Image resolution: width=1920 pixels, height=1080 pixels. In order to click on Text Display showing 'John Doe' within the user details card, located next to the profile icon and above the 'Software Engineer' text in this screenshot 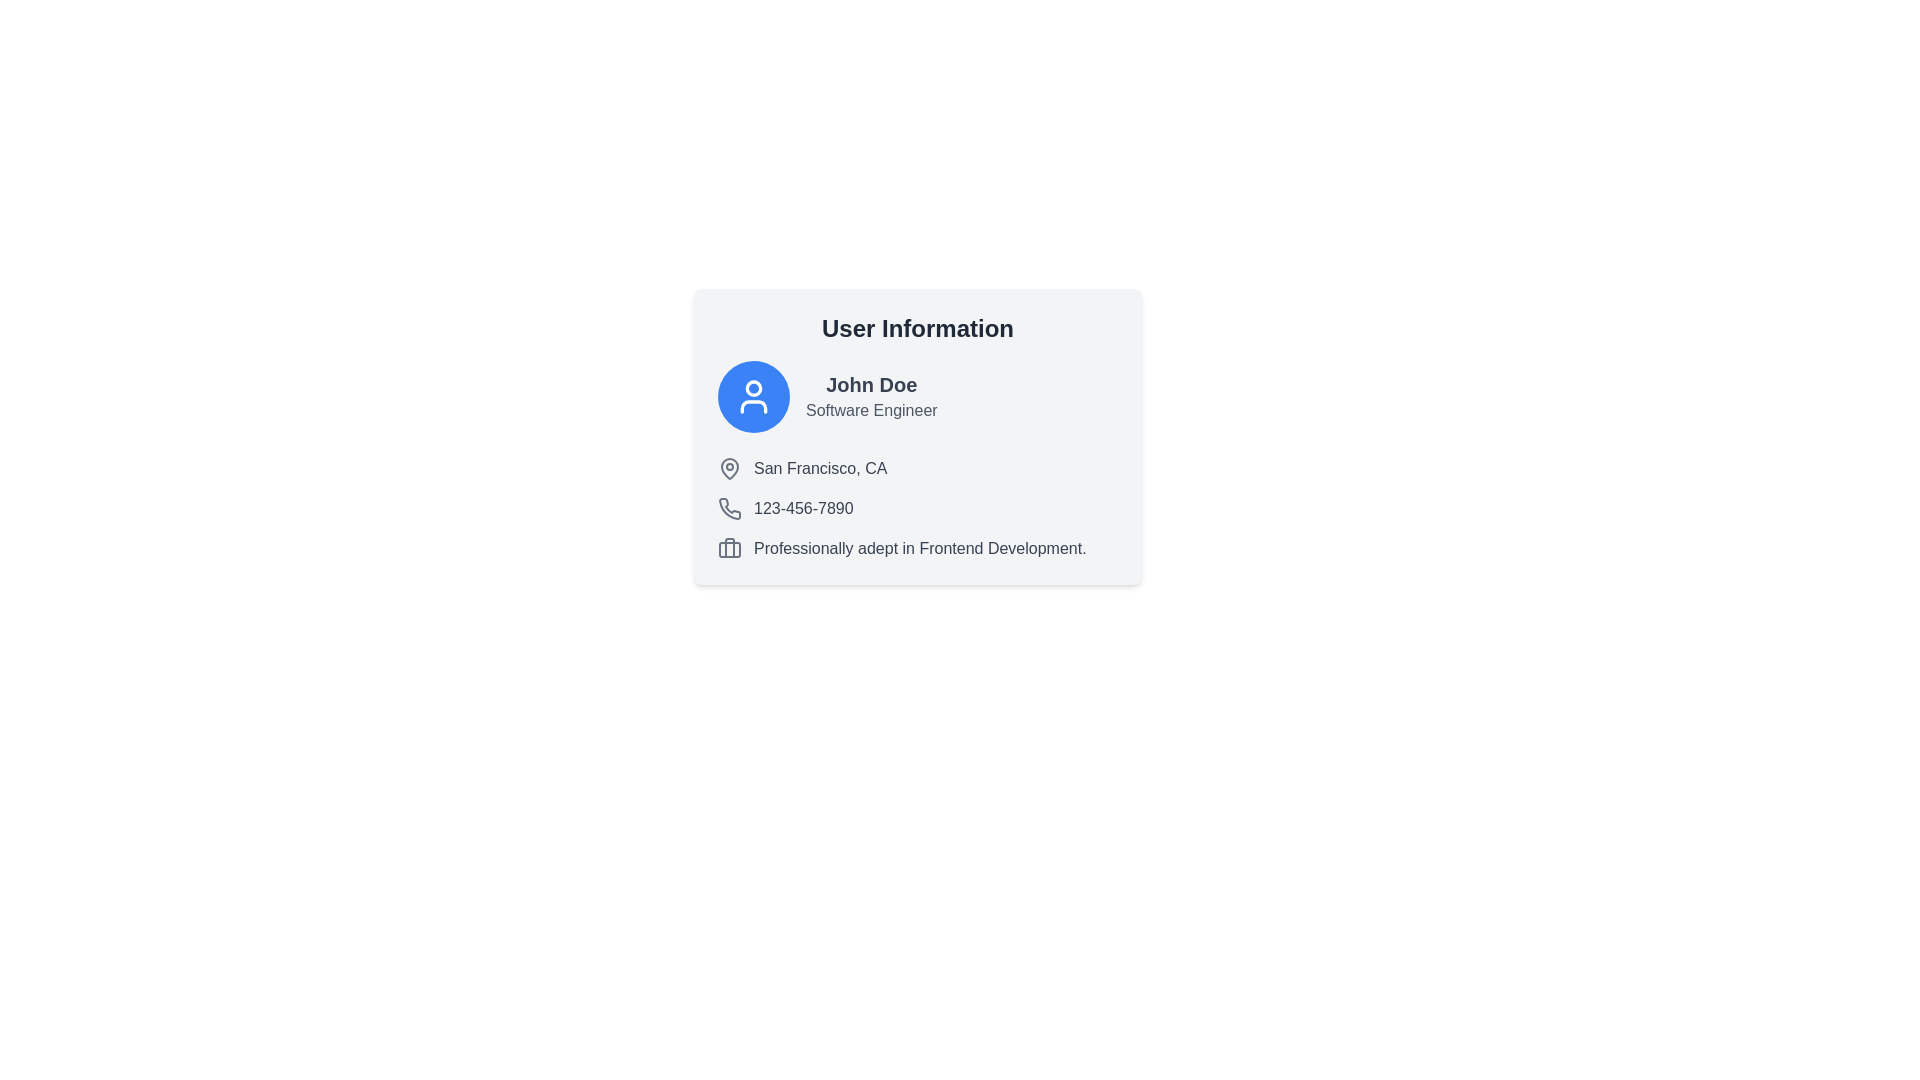, I will do `click(871, 385)`.